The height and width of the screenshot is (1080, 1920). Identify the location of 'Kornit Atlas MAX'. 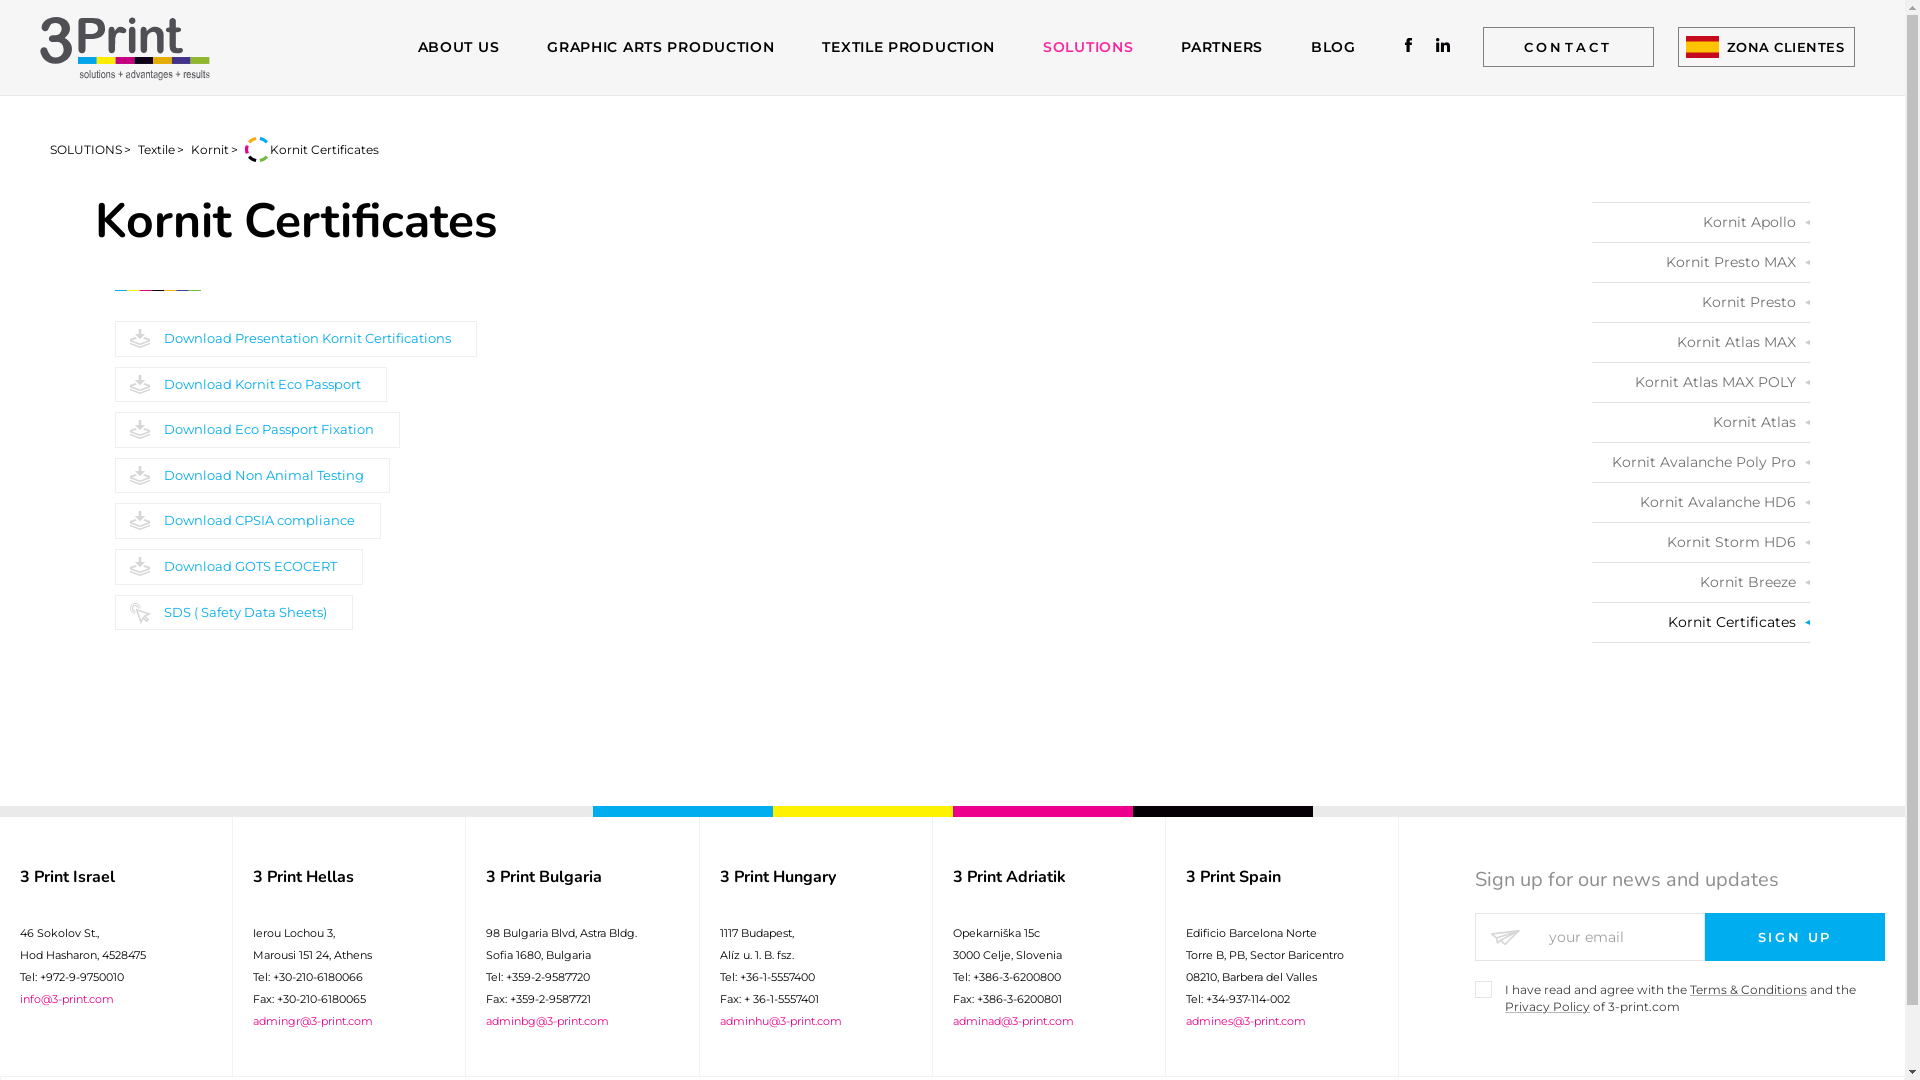
(1699, 341).